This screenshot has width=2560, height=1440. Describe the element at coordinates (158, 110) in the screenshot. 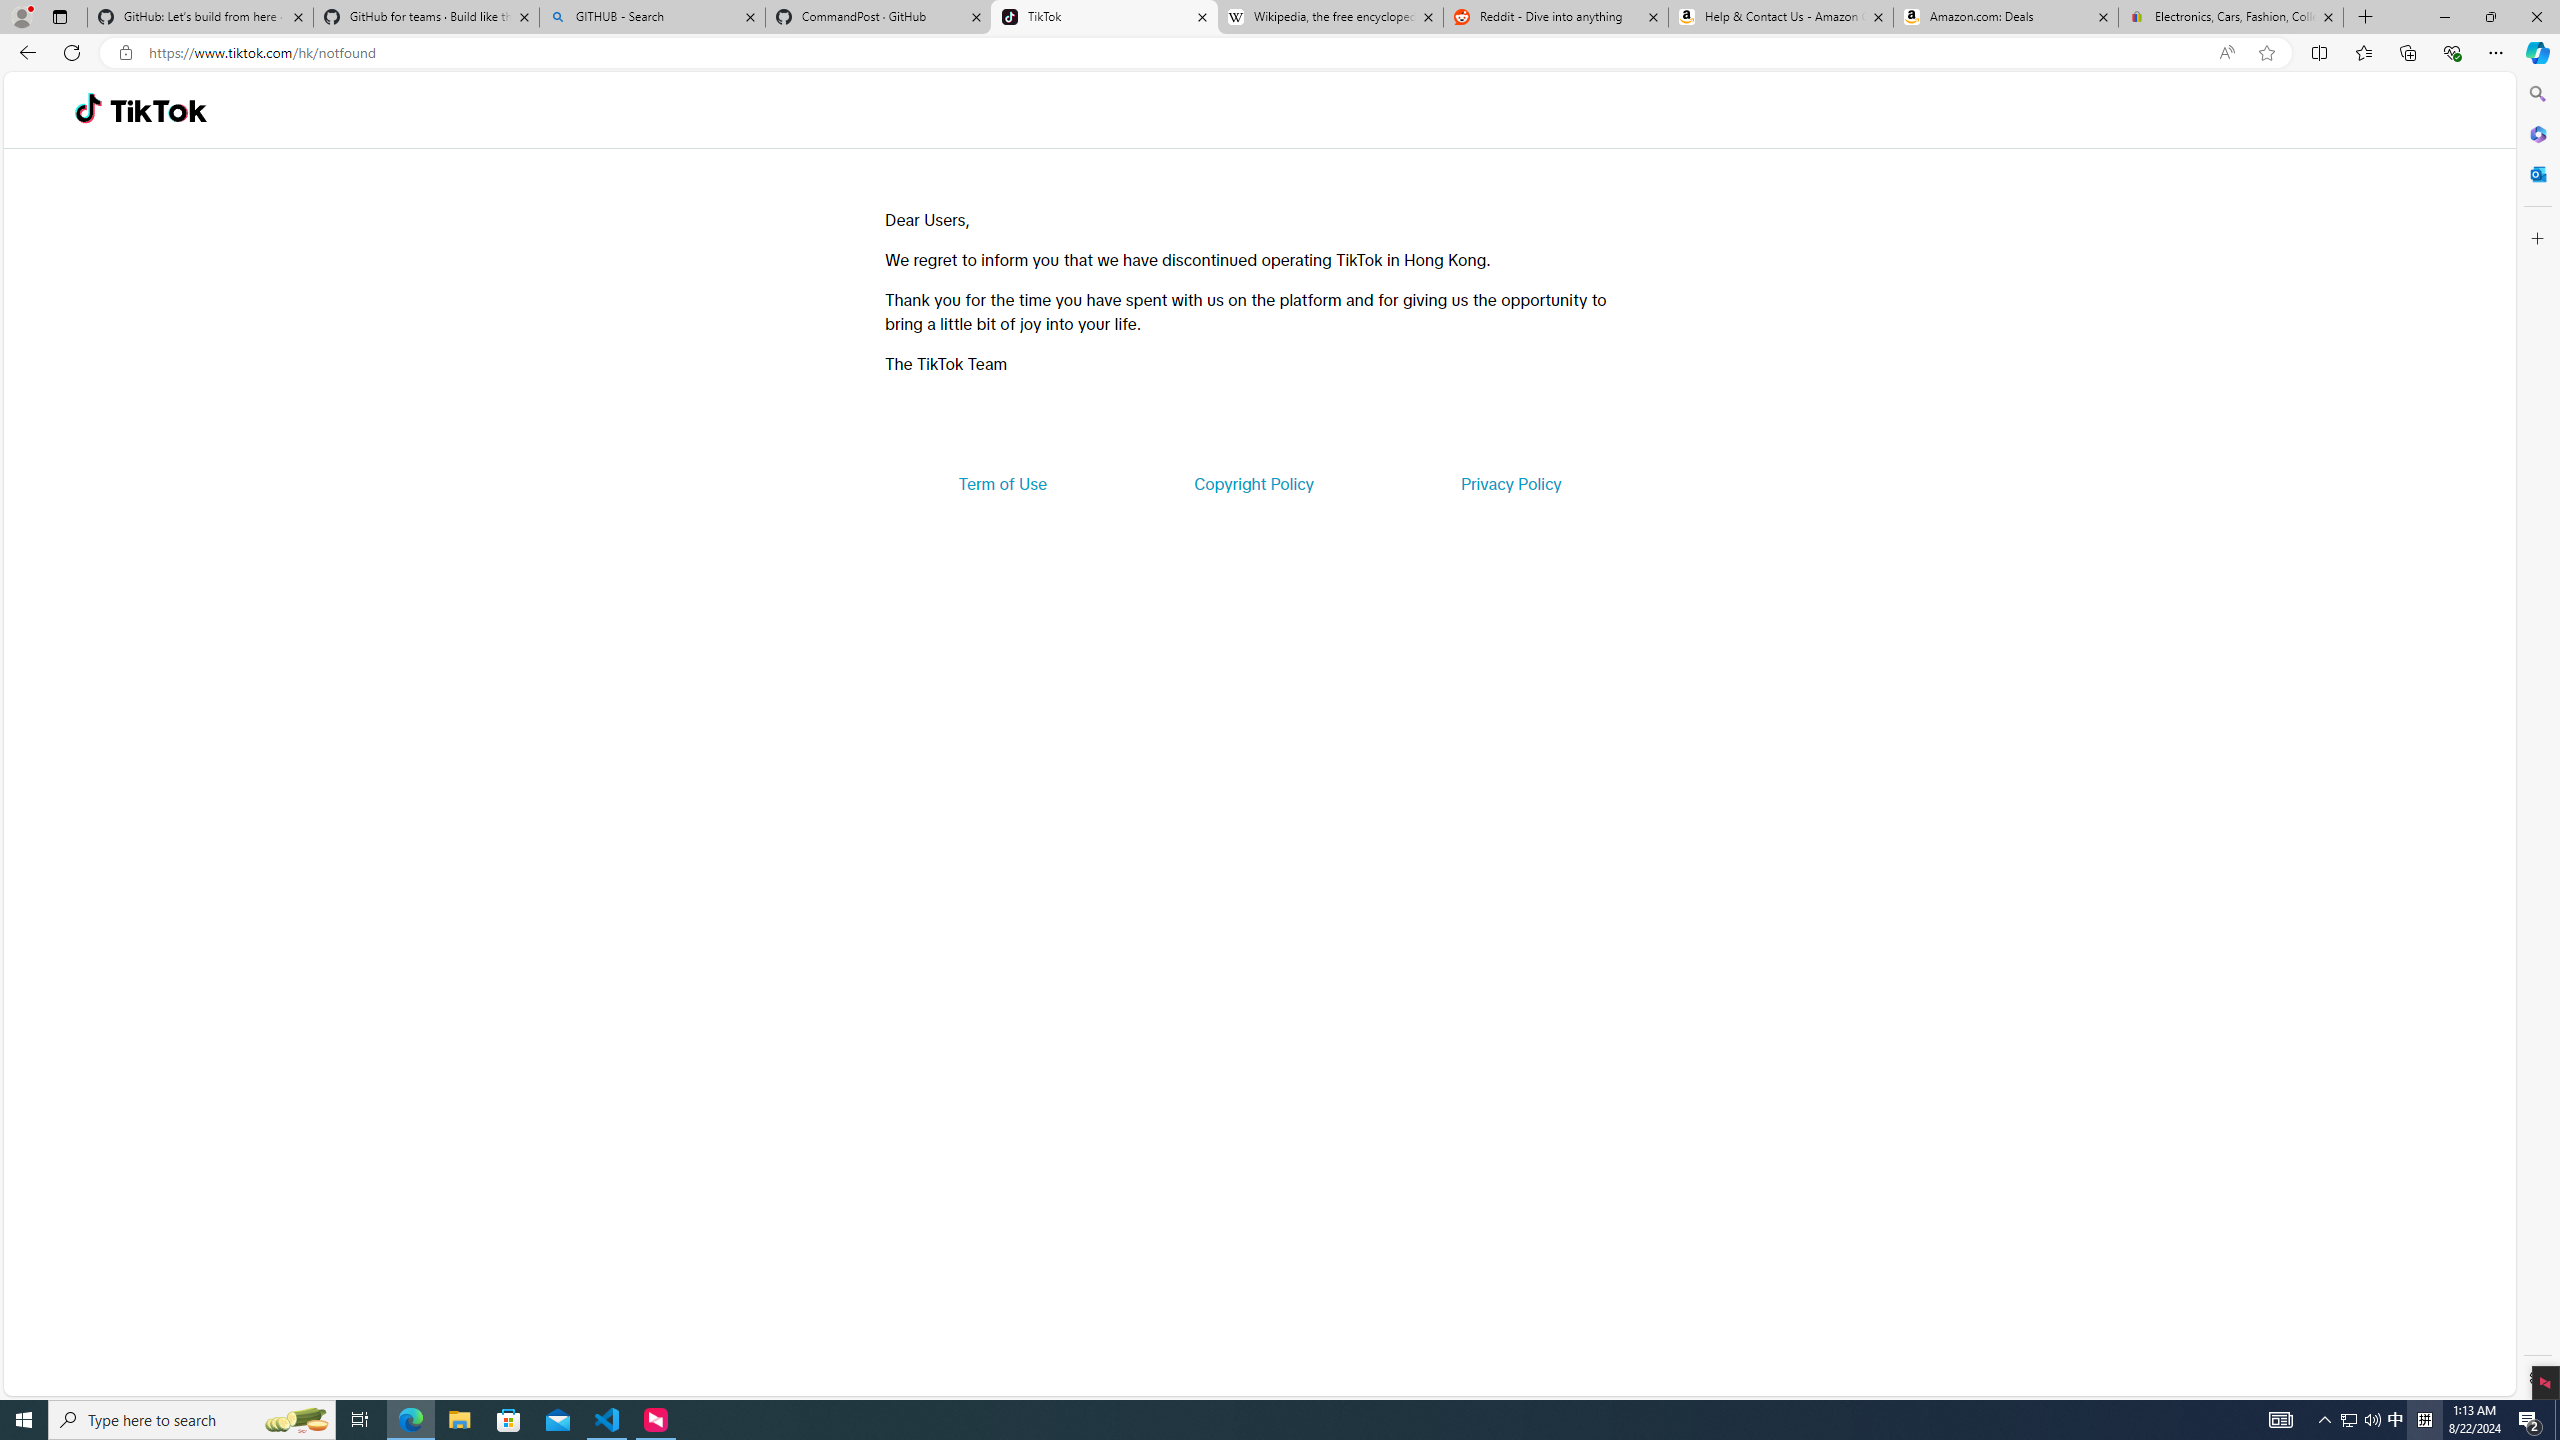

I see `'TikTok'` at that location.